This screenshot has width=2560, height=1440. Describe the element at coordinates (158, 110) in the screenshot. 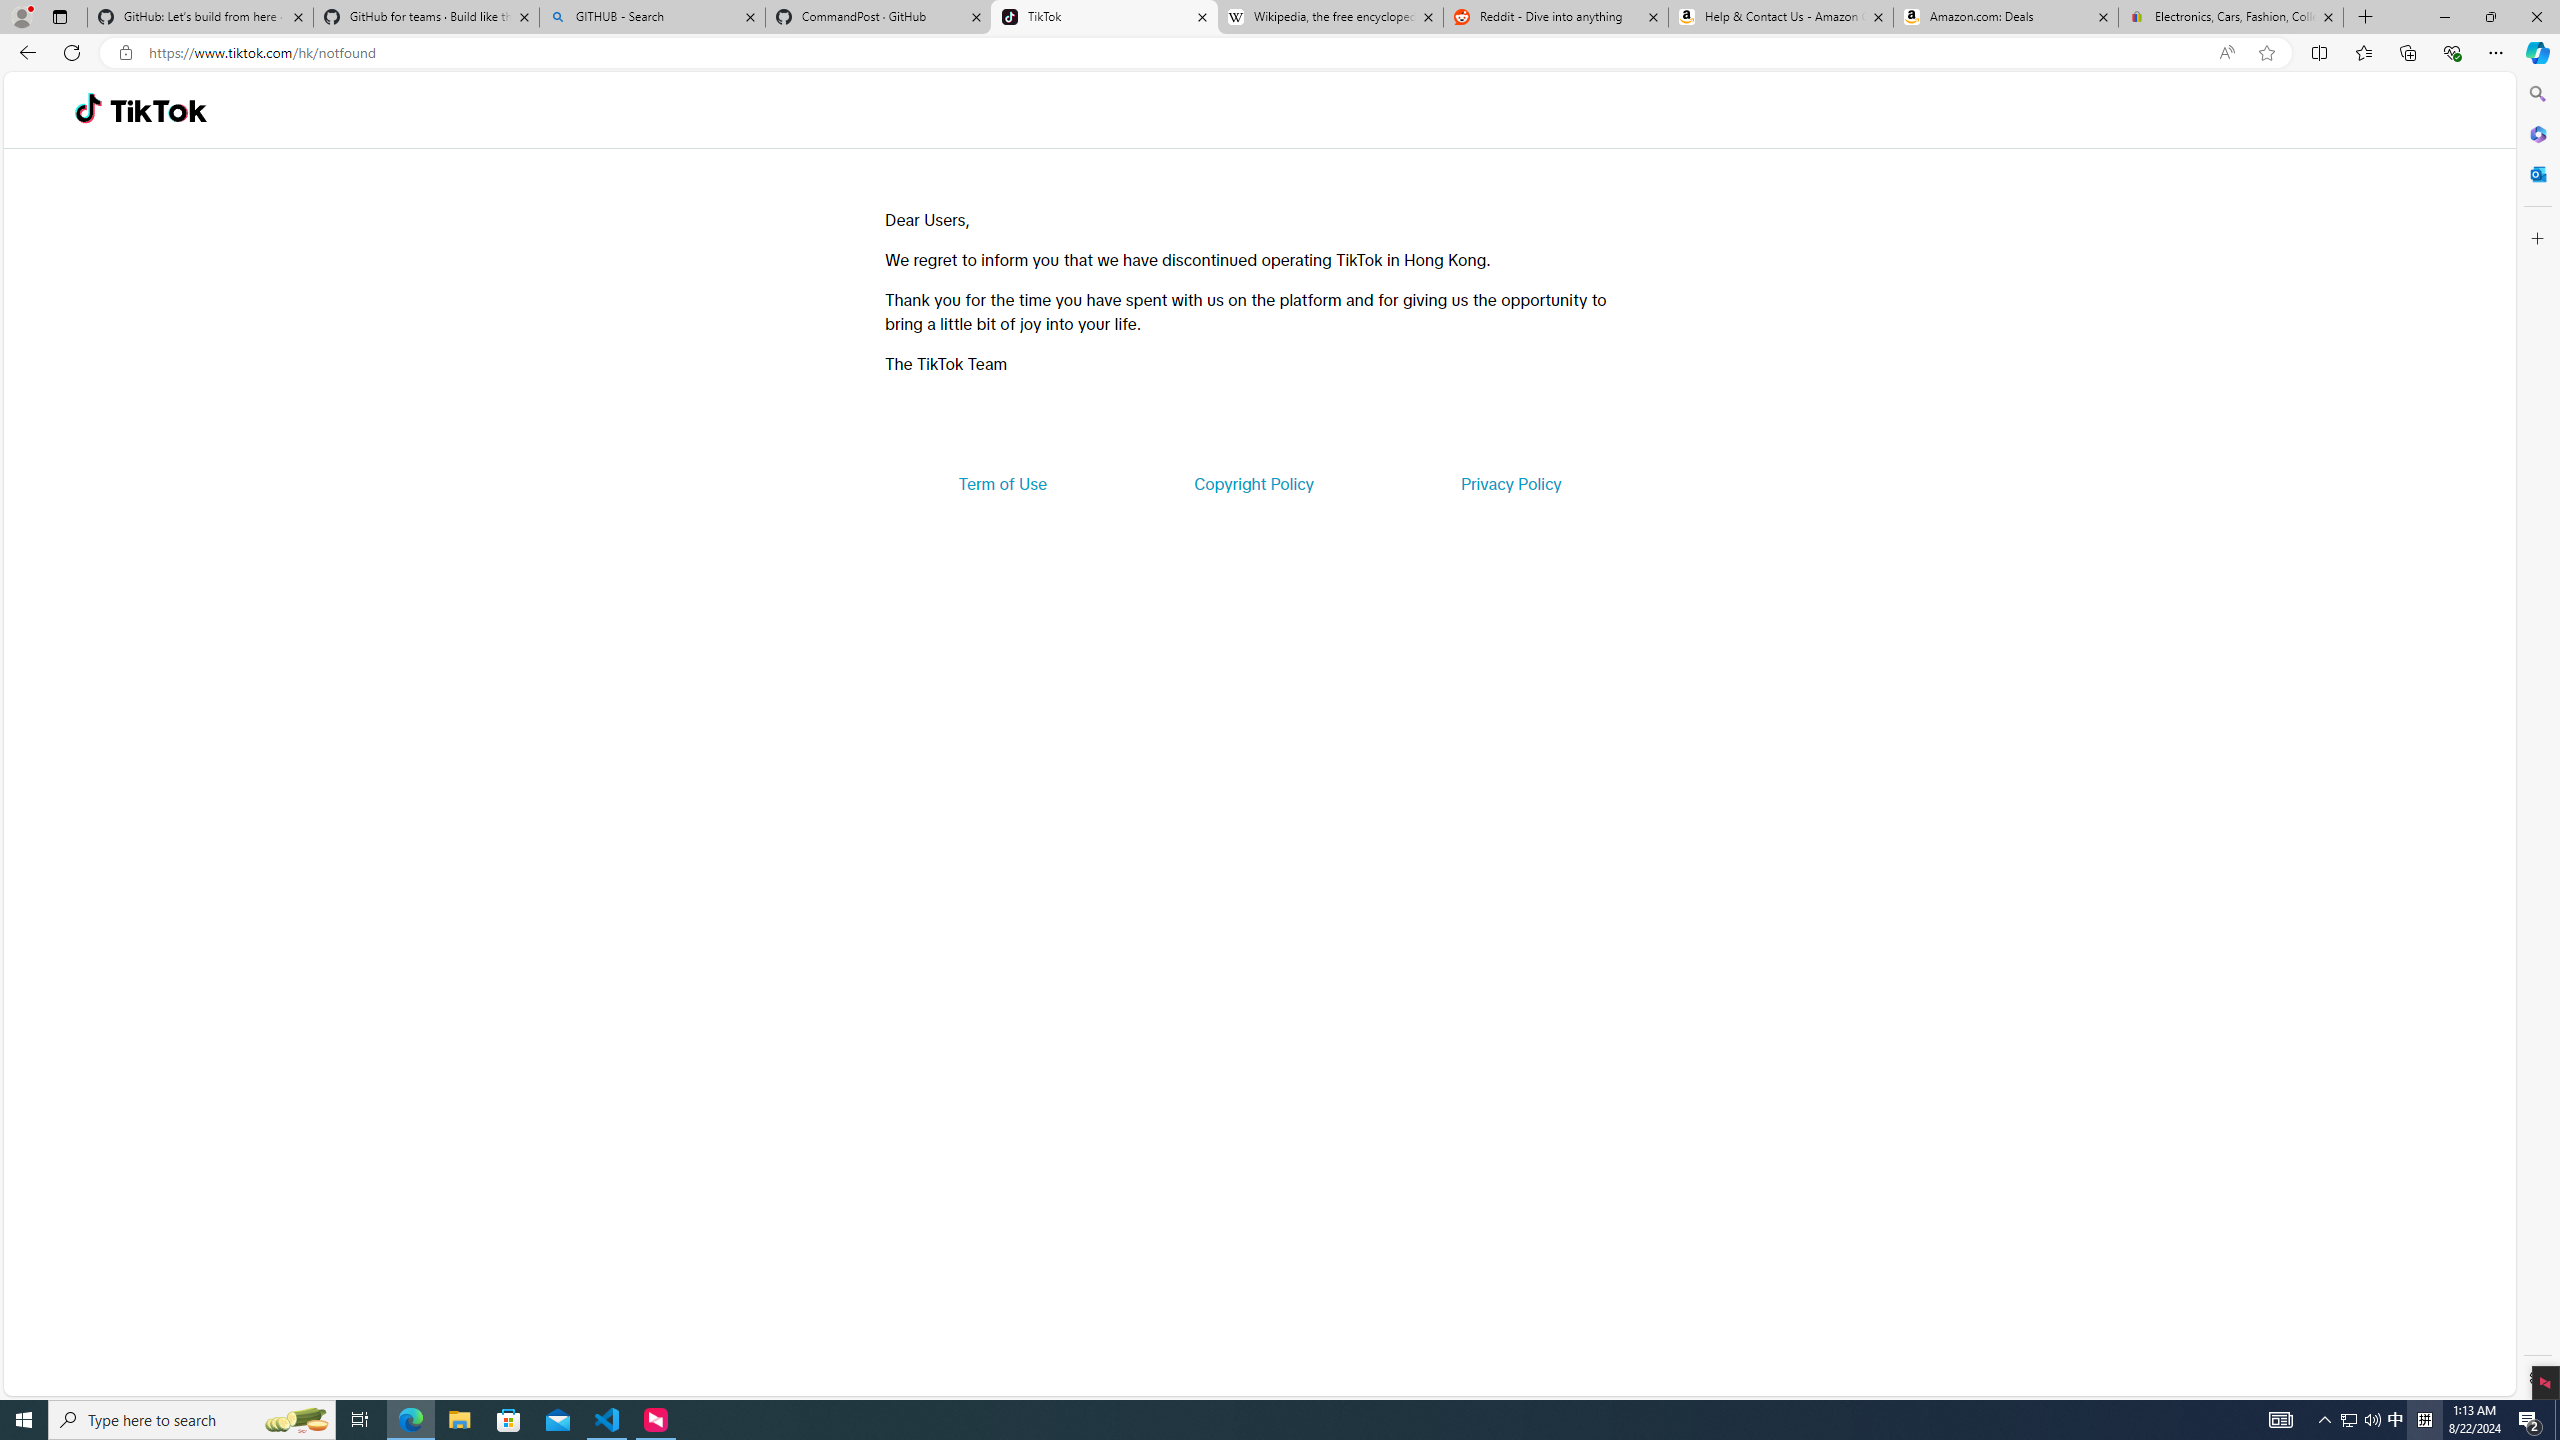

I see `'TikTok'` at that location.